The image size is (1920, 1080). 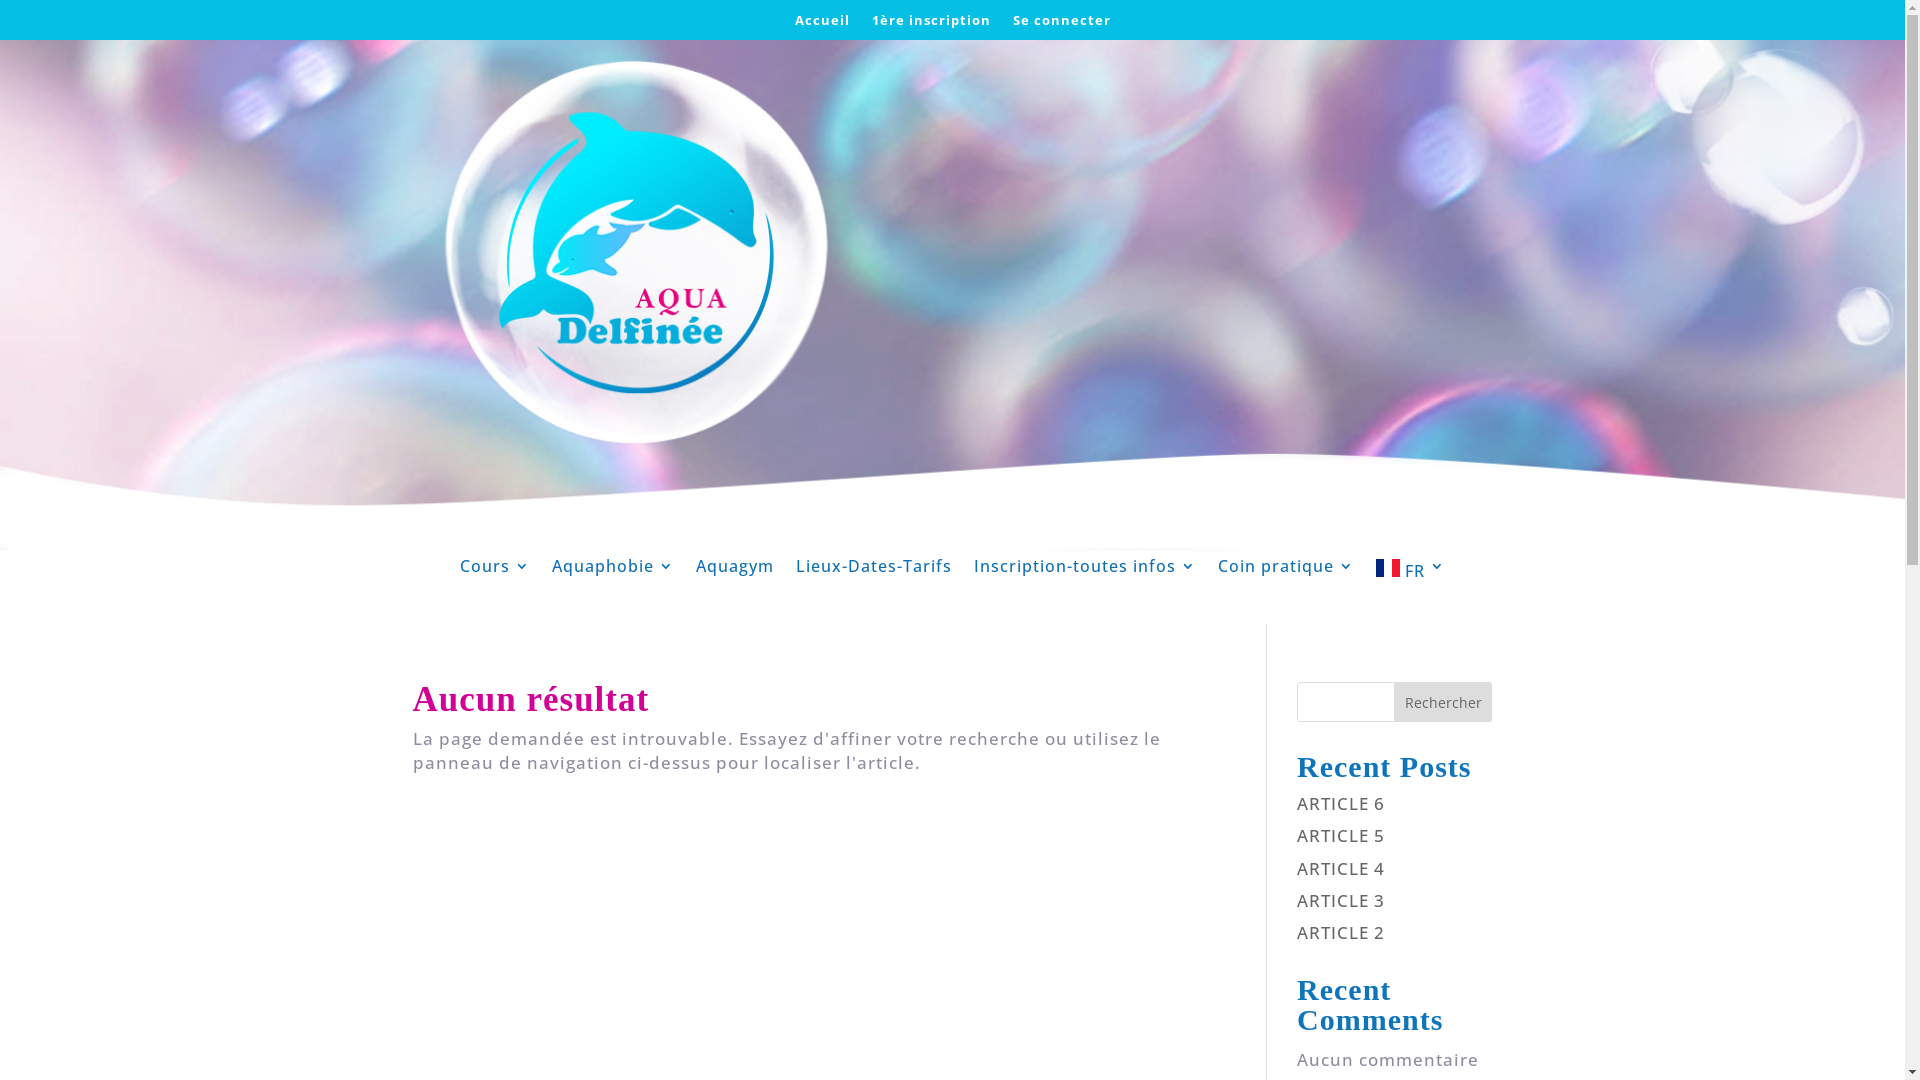 What do you see at coordinates (494, 572) in the screenshot?
I see `'Cours'` at bounding box center [494, 572].